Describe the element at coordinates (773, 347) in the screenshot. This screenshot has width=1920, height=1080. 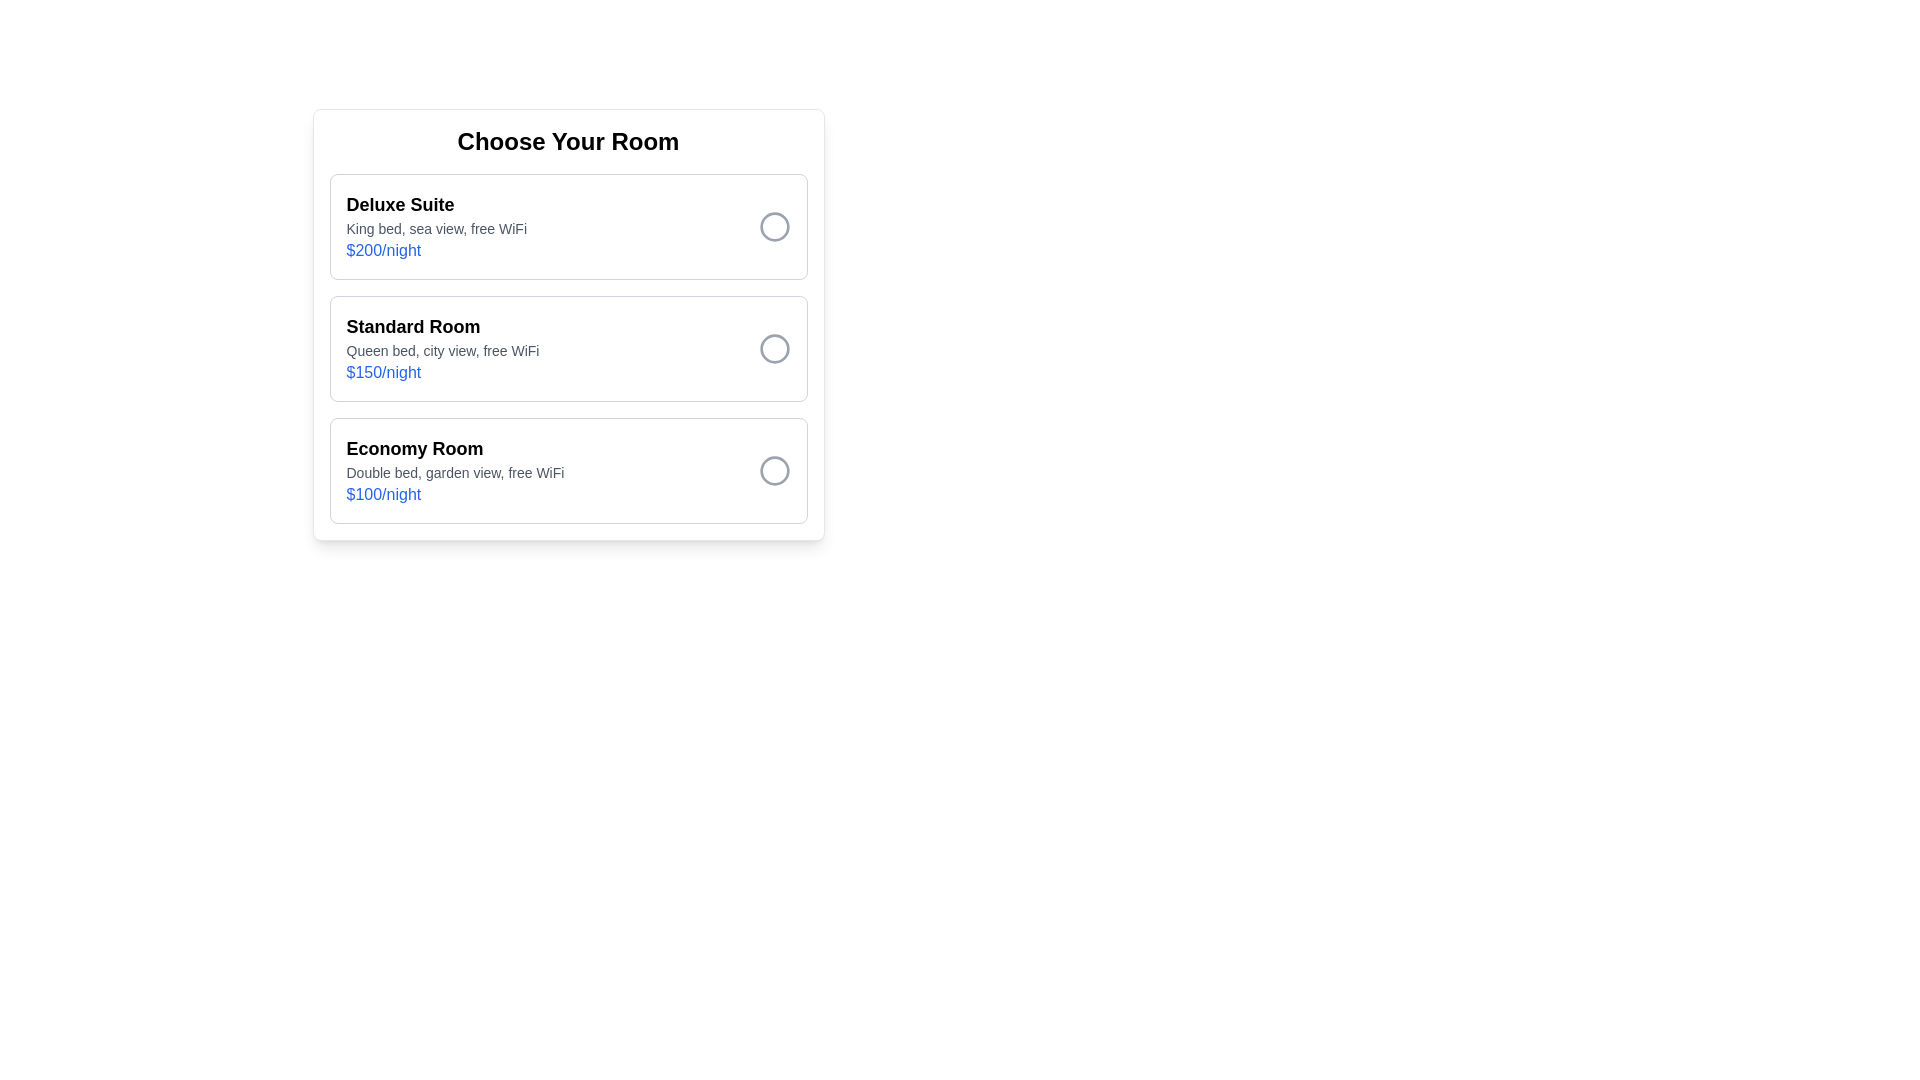
I see `the 'Standard Room' radio button` at that location.